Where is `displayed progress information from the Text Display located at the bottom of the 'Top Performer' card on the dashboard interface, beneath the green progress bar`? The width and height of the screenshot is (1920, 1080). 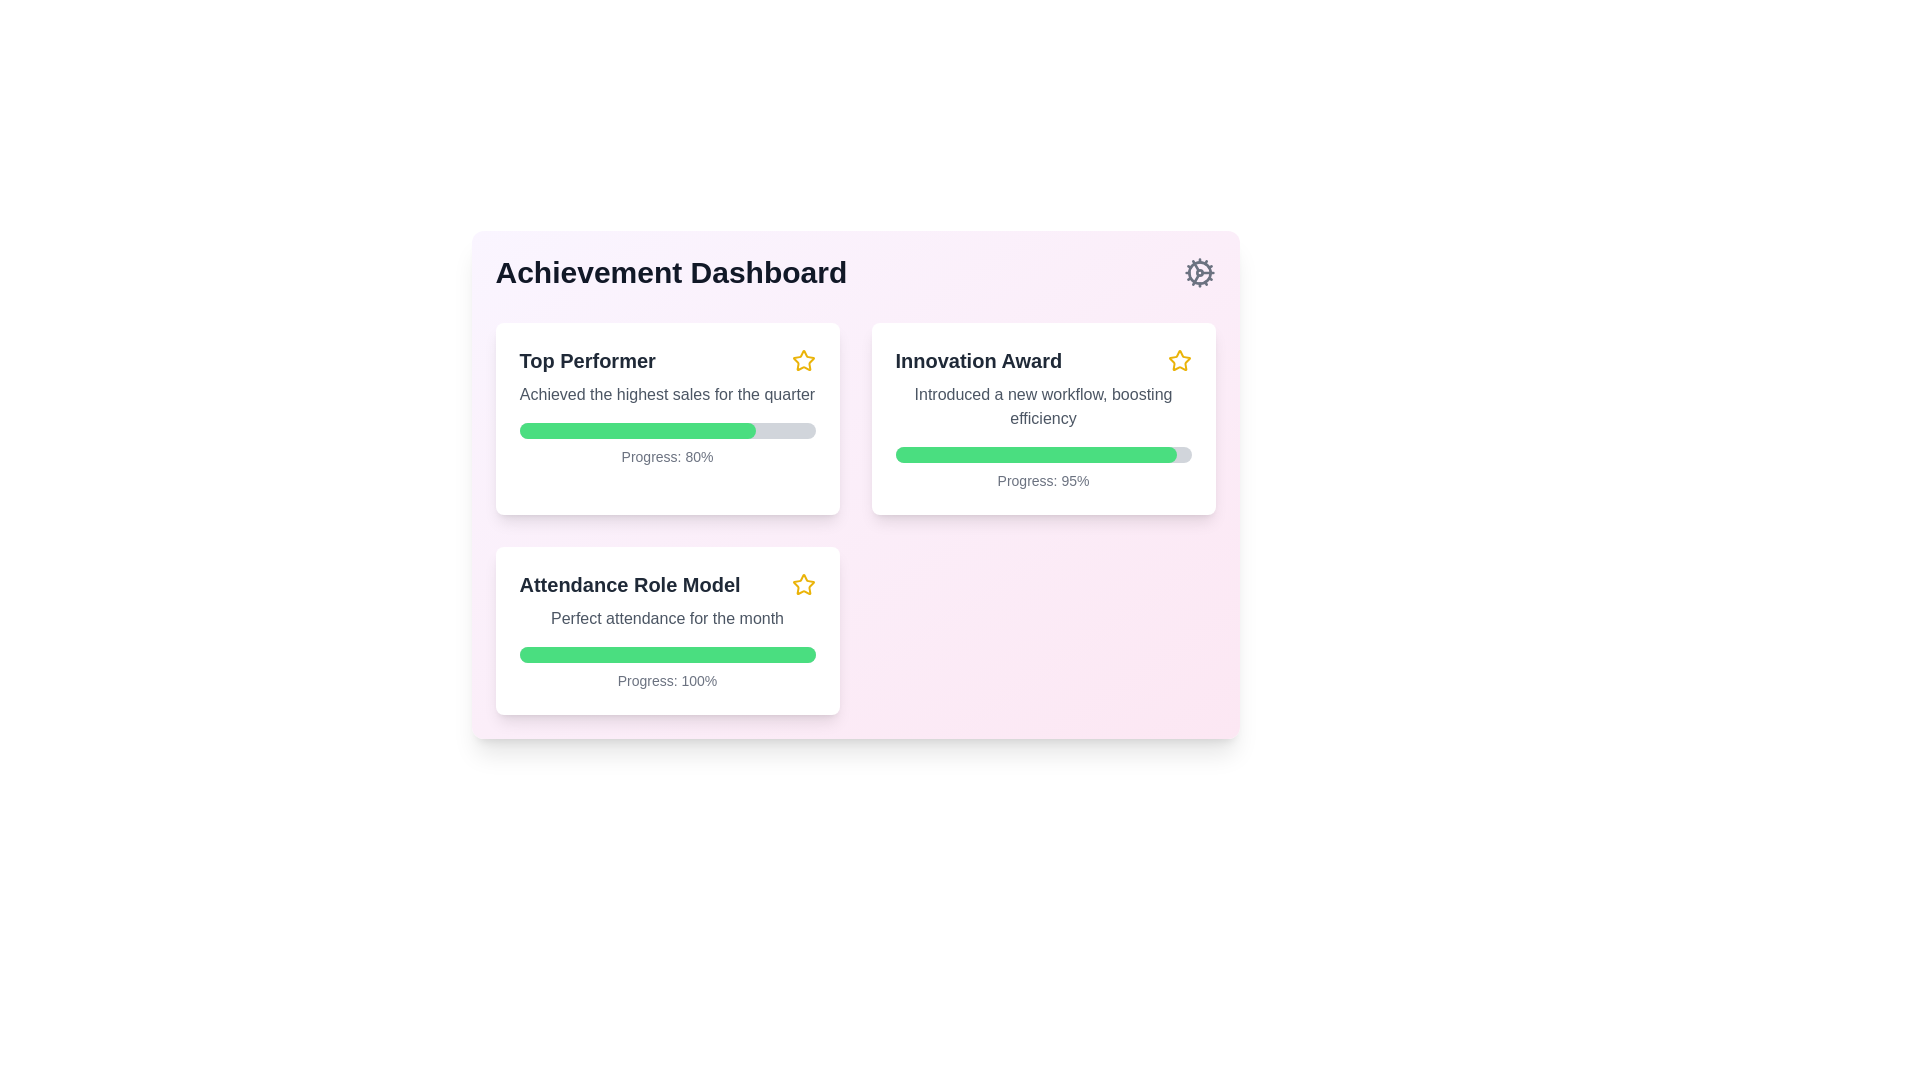 displayed progress information from the Text Display located at the bottom of the 'Top Performer' card on the dashboard interface, beneath the green progress bar is located at coordinates (667, 456).